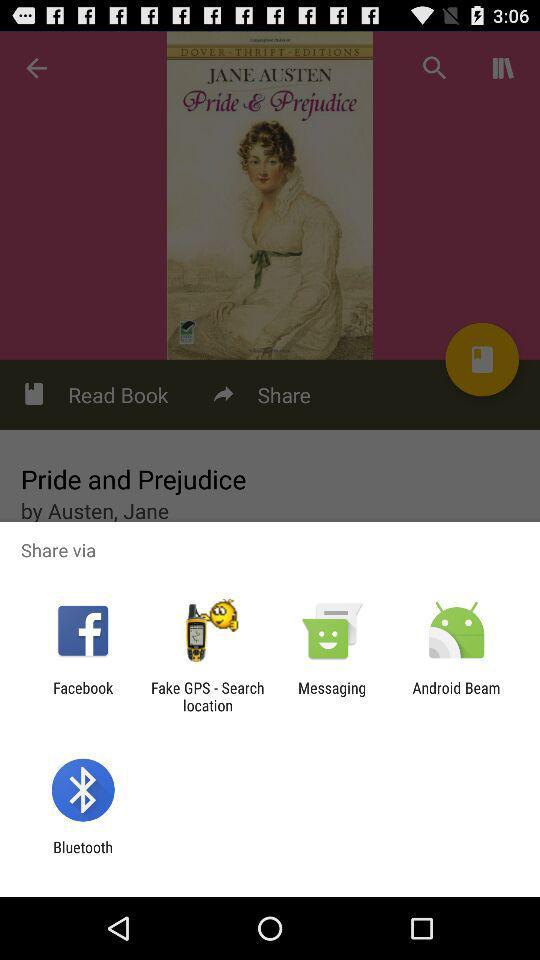  What do you see at coordinates (82, 696) in the screenshot?
I see `the app to the left of the fake gps search app` at bounding box center [82, 696].